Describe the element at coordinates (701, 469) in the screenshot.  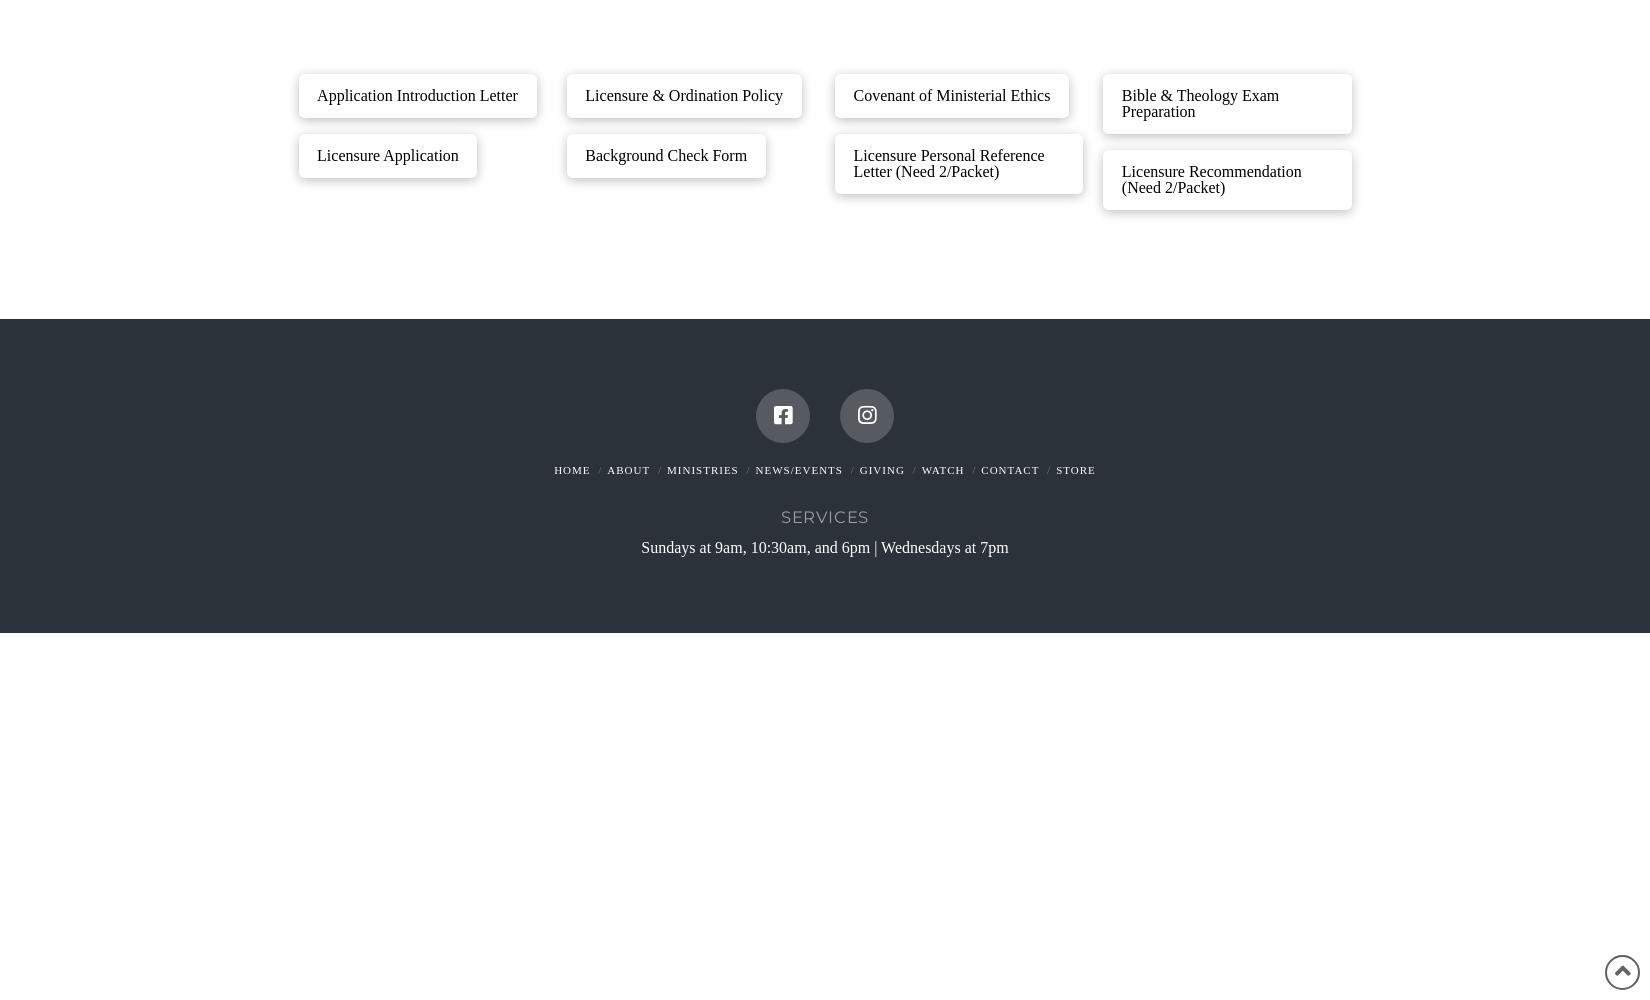
I see `'Ministries'` at that location.